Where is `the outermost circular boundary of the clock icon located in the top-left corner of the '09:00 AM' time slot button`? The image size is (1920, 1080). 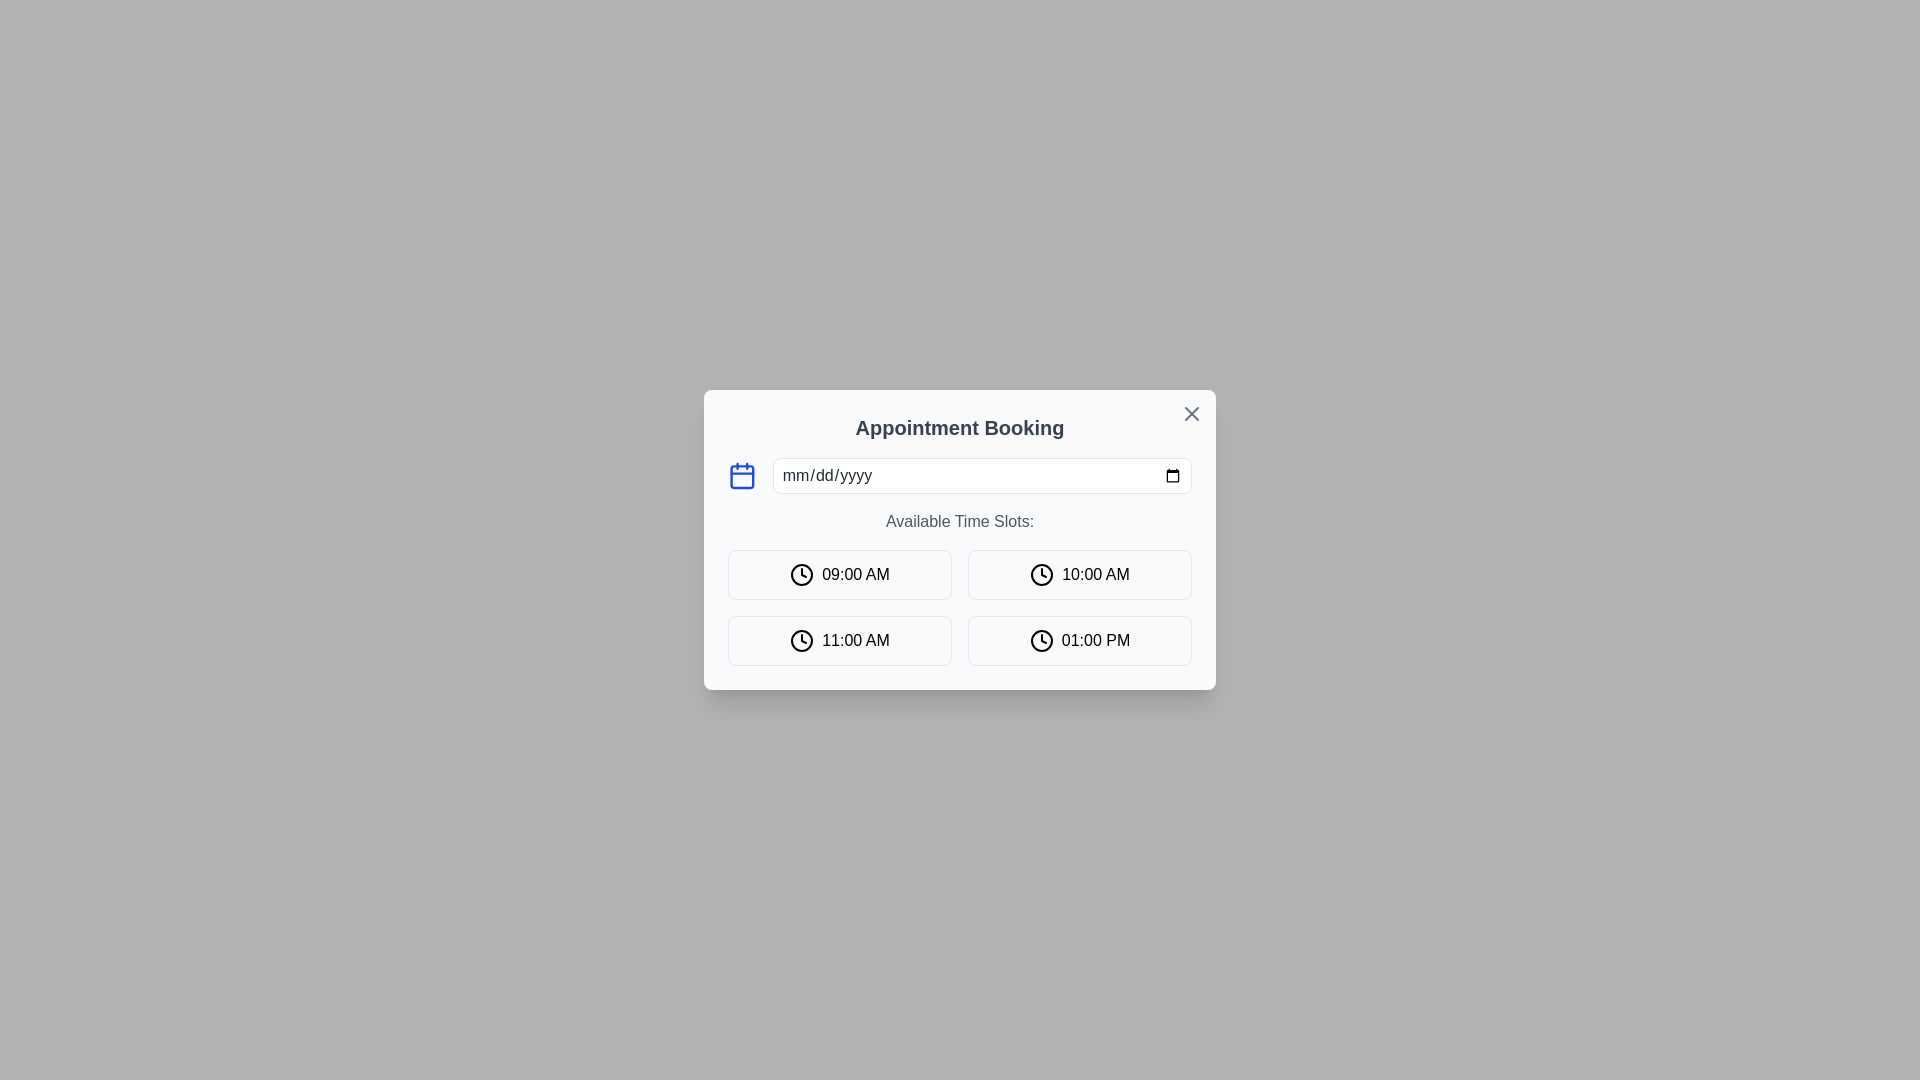
the outermost circular boundary of the clock icon located in the top-left corner of the '09:00 AM' time slot button is located at coordinates (802, 574).